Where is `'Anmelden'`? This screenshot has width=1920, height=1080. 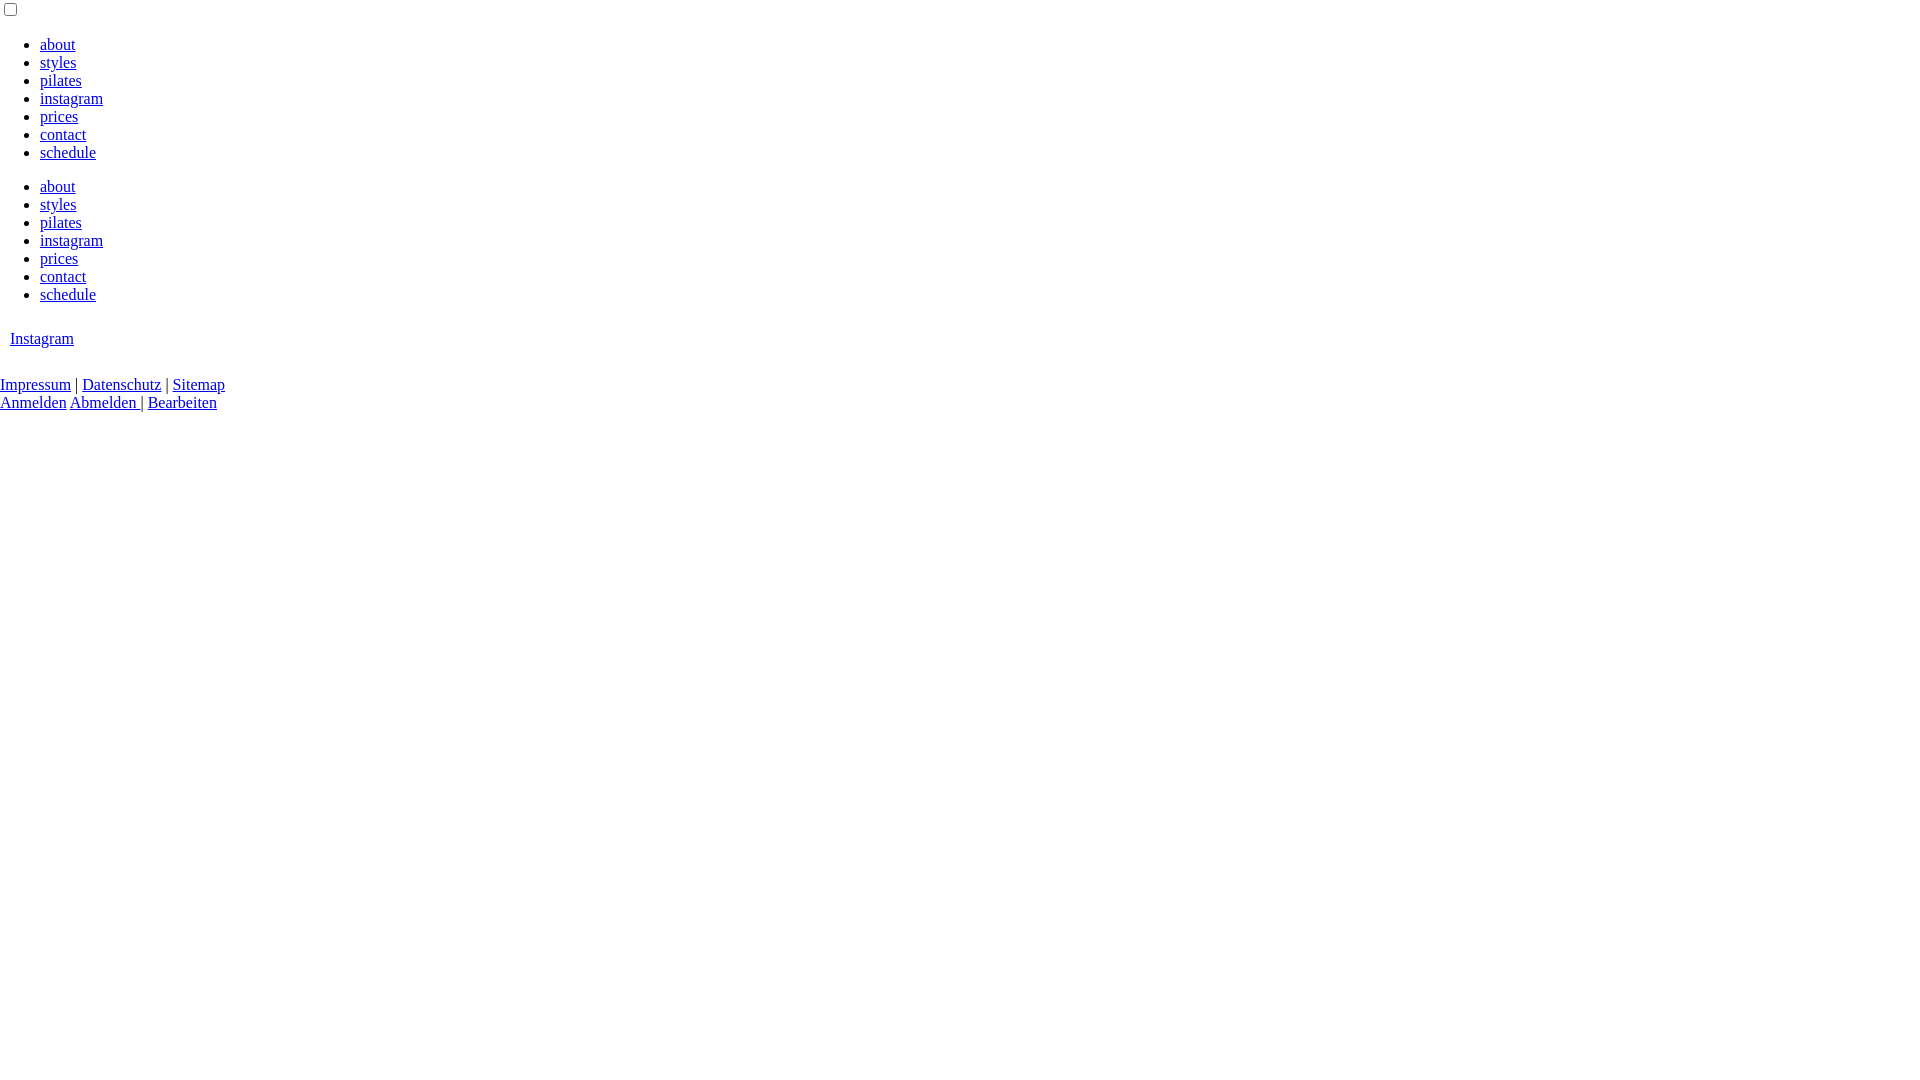
'Anmelden' is located at coordinates (33, 402).